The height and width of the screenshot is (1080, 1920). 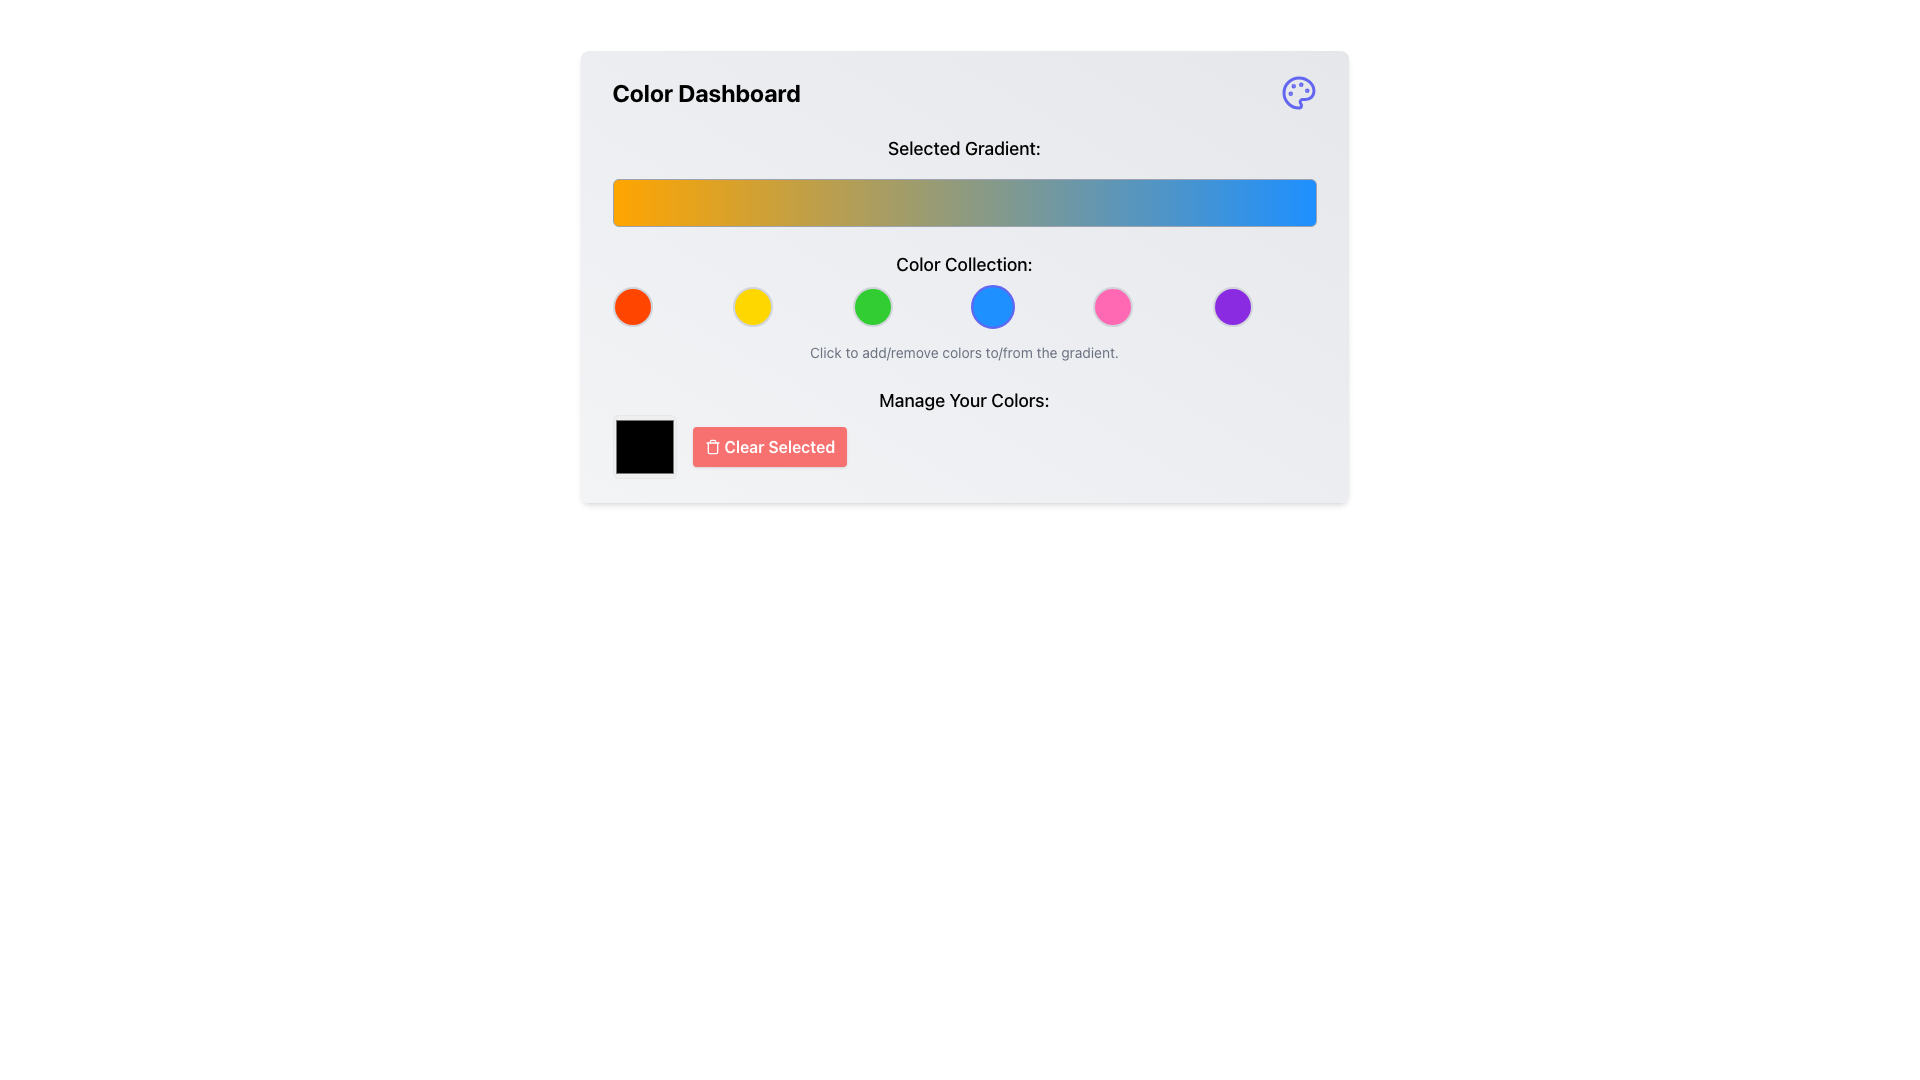 I want to click on the color display box located to the left of the 'Clear Selected' button, so click(x=644, y=446).